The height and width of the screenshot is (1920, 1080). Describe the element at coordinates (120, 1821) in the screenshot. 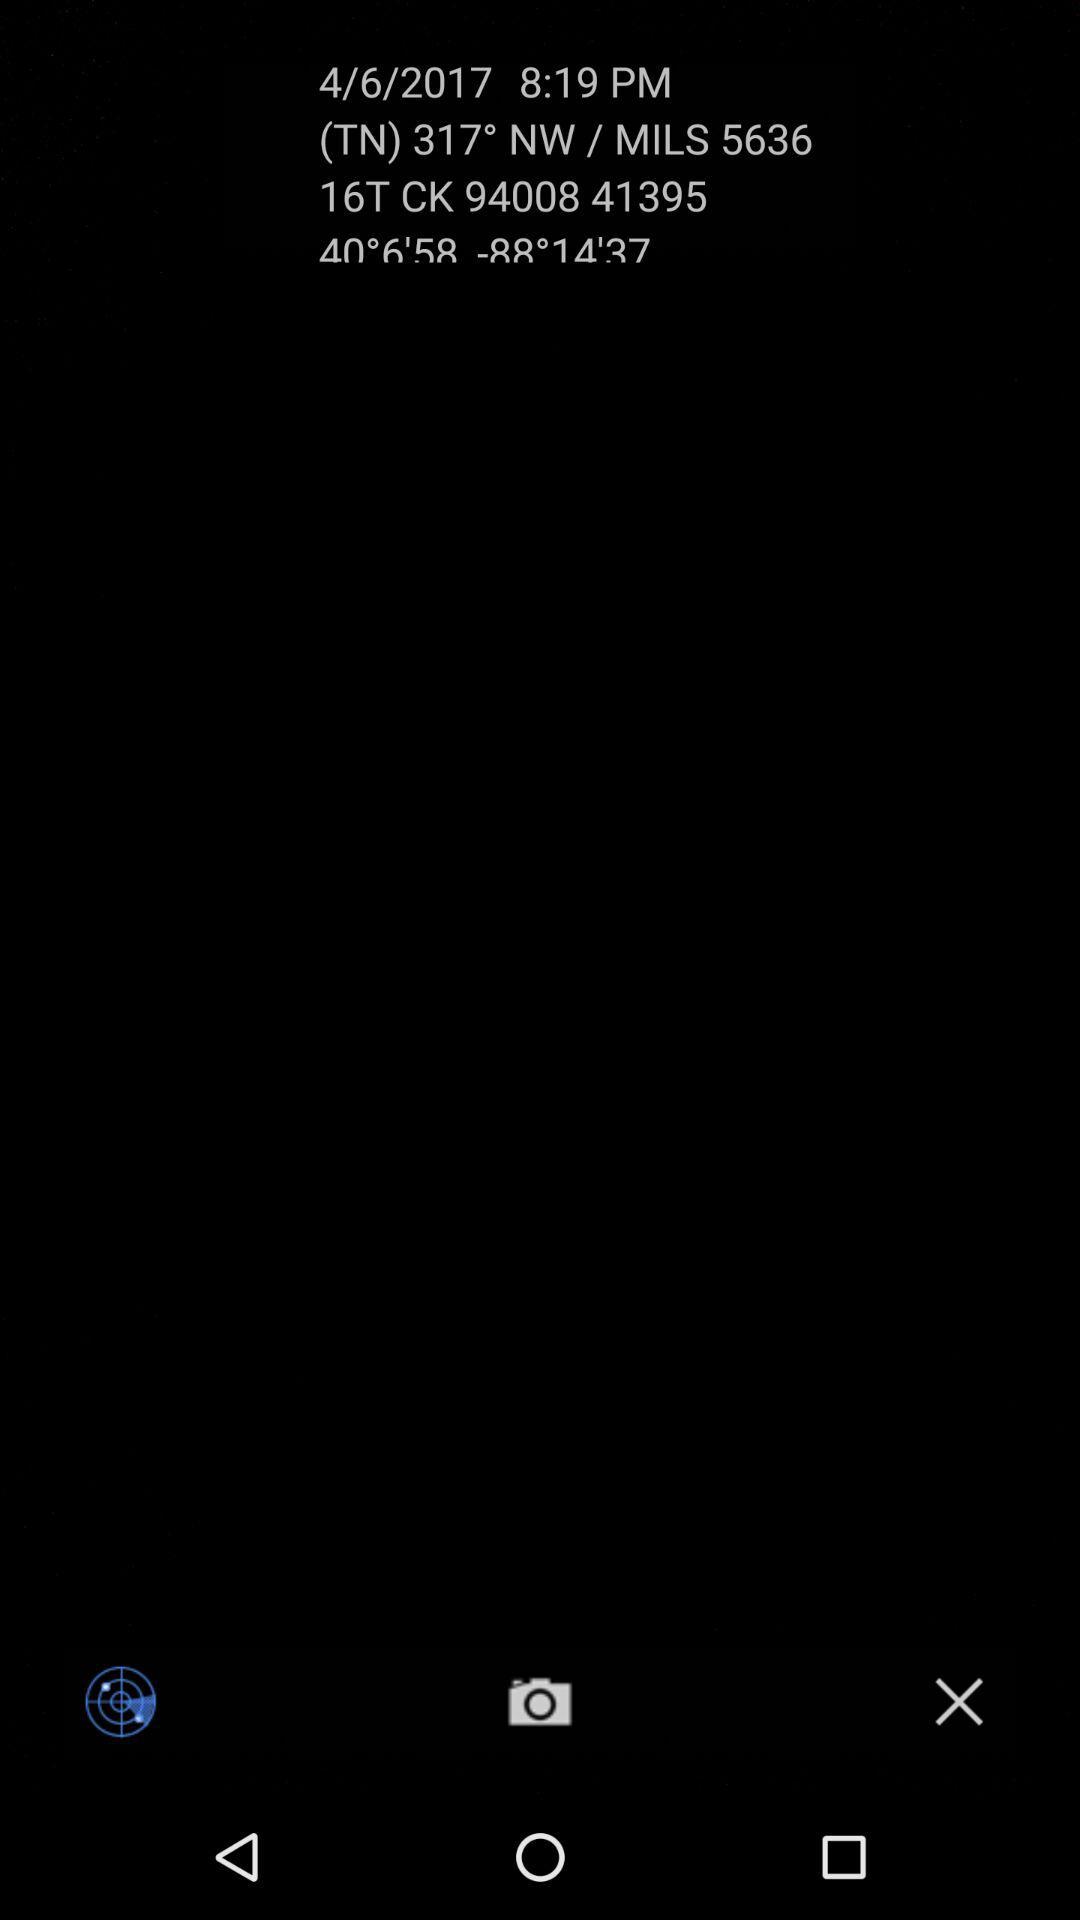

I see `the location_crosshair icon` at that location.